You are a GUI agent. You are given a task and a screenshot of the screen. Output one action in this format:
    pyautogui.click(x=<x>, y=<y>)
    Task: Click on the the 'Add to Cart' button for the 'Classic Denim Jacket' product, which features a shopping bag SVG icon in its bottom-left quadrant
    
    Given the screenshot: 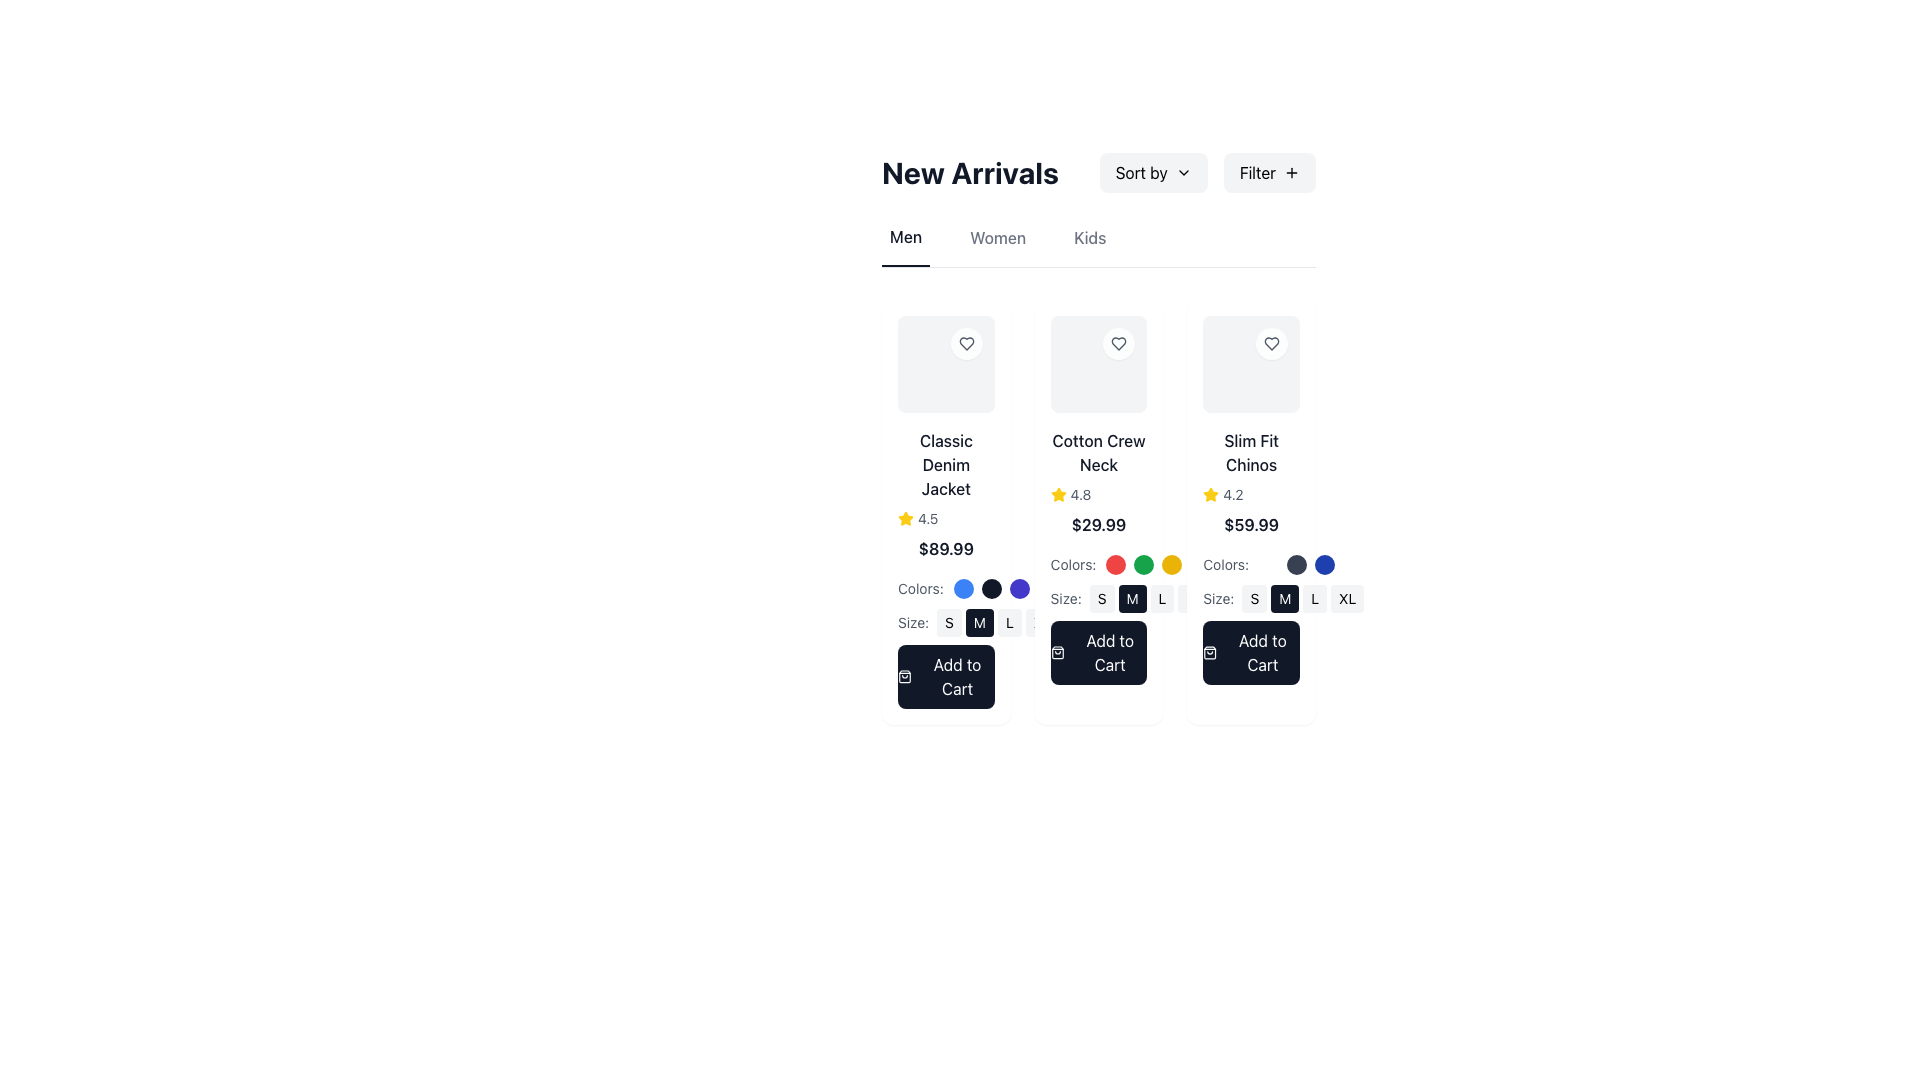 What is the action you would take?
    pyautogui.click(x=904, y=675)
    